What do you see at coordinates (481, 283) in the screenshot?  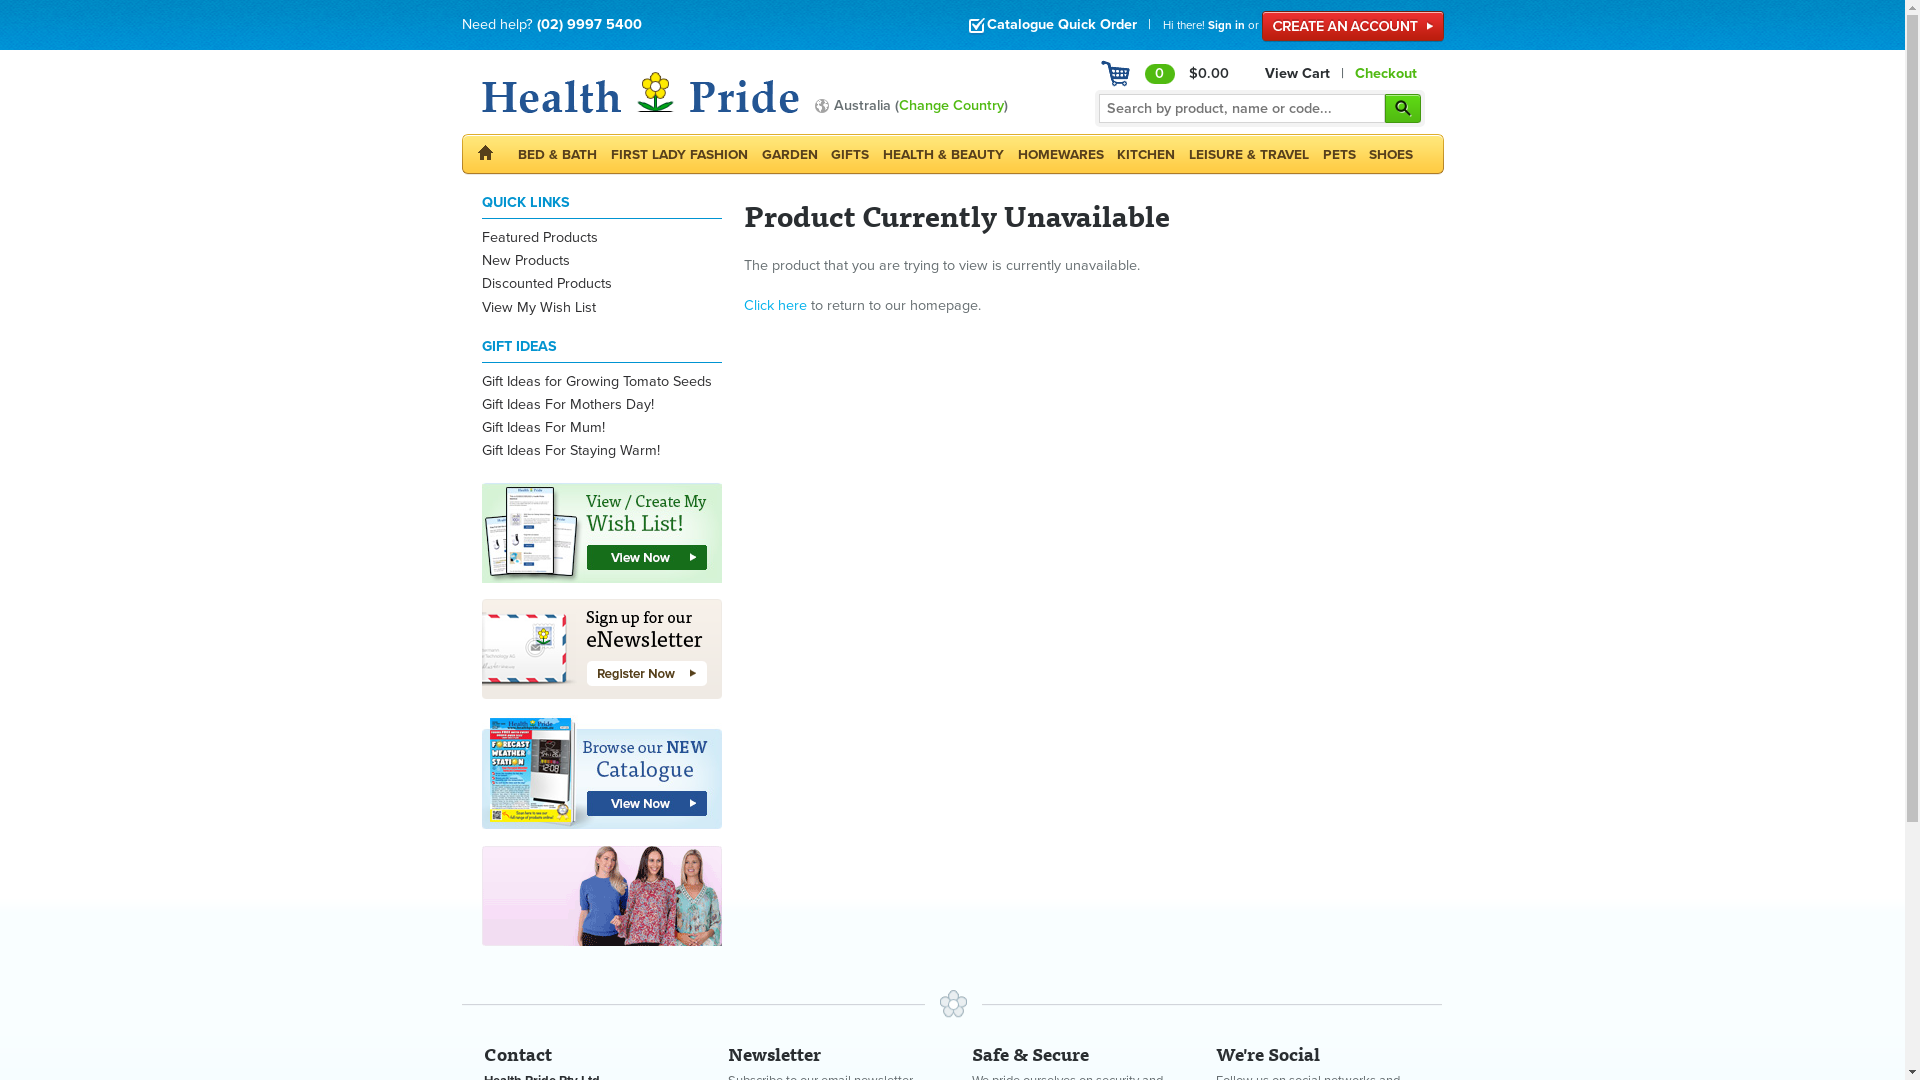 I see `'Discounted Products'` at bounding box center [481, 283].